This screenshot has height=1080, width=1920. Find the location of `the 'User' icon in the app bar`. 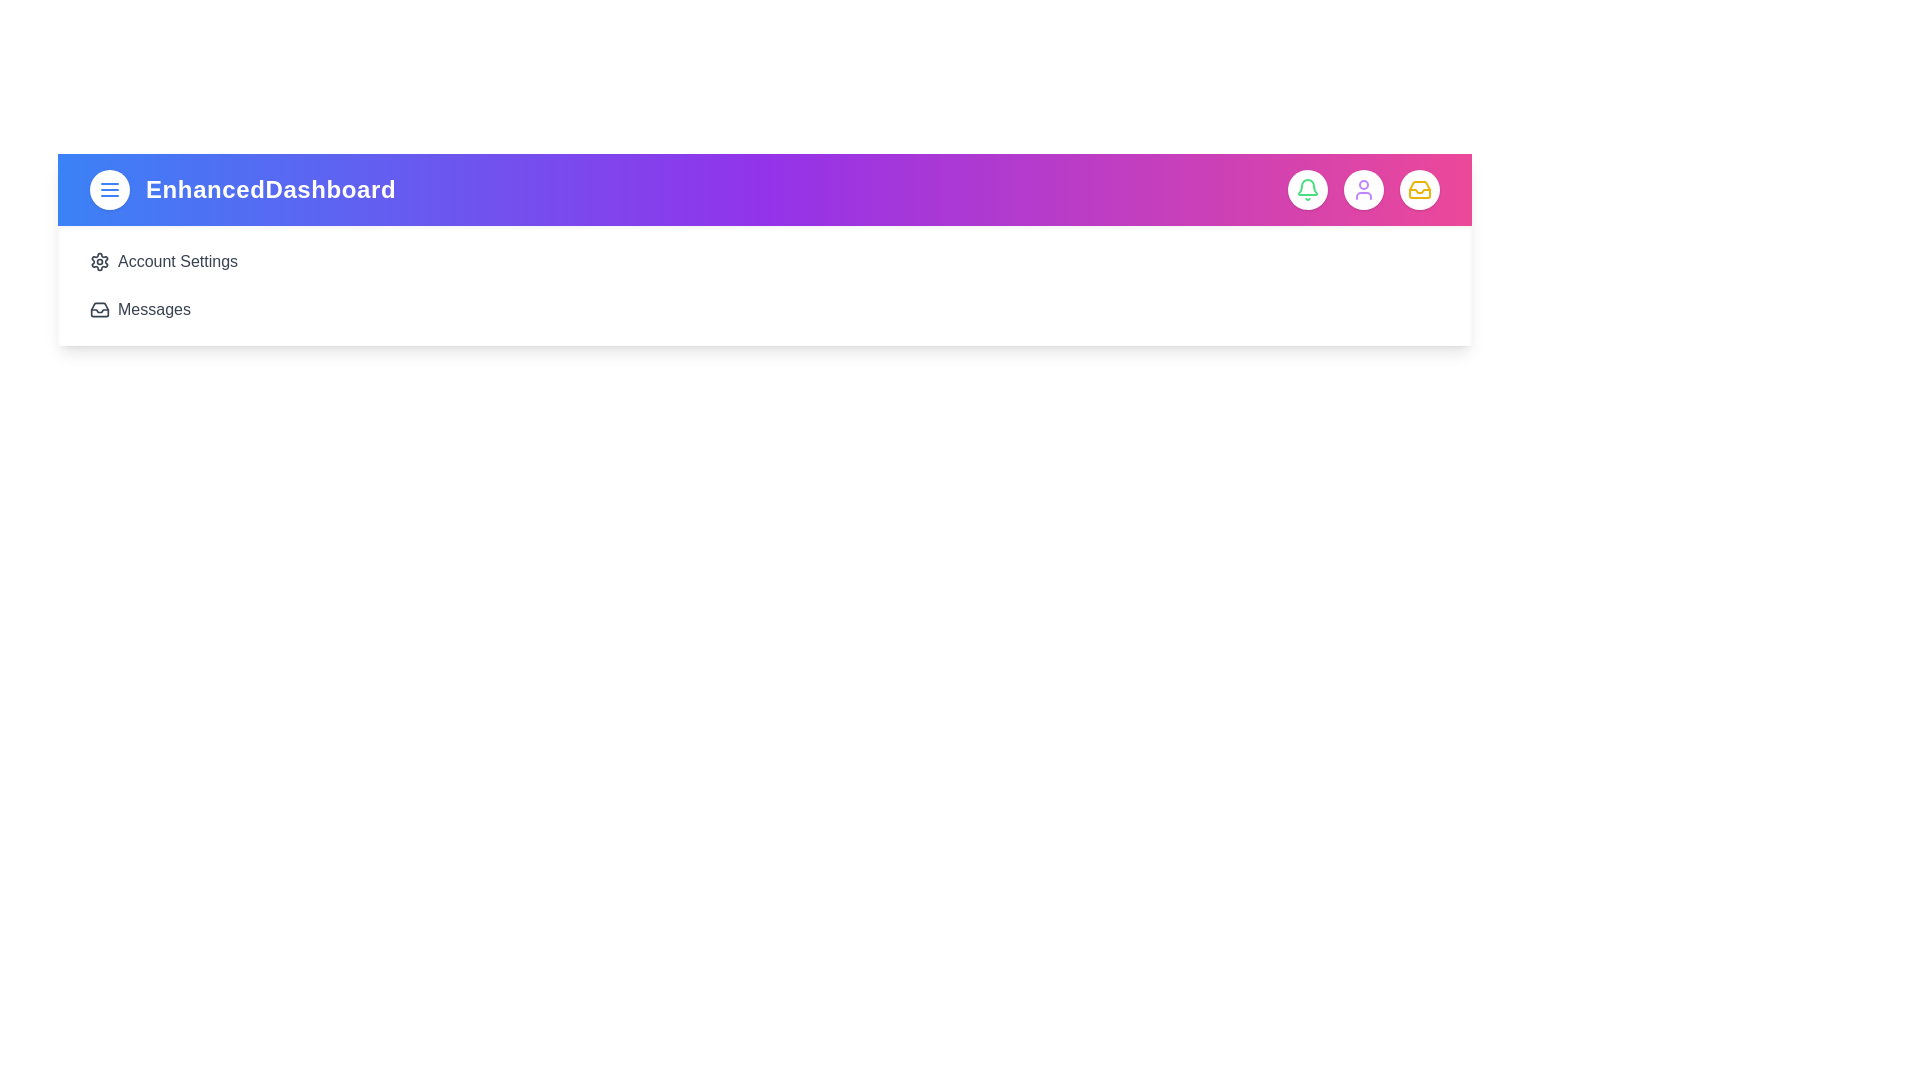

the 'User' icon in the app bar is located at coordinates (1362, 189).